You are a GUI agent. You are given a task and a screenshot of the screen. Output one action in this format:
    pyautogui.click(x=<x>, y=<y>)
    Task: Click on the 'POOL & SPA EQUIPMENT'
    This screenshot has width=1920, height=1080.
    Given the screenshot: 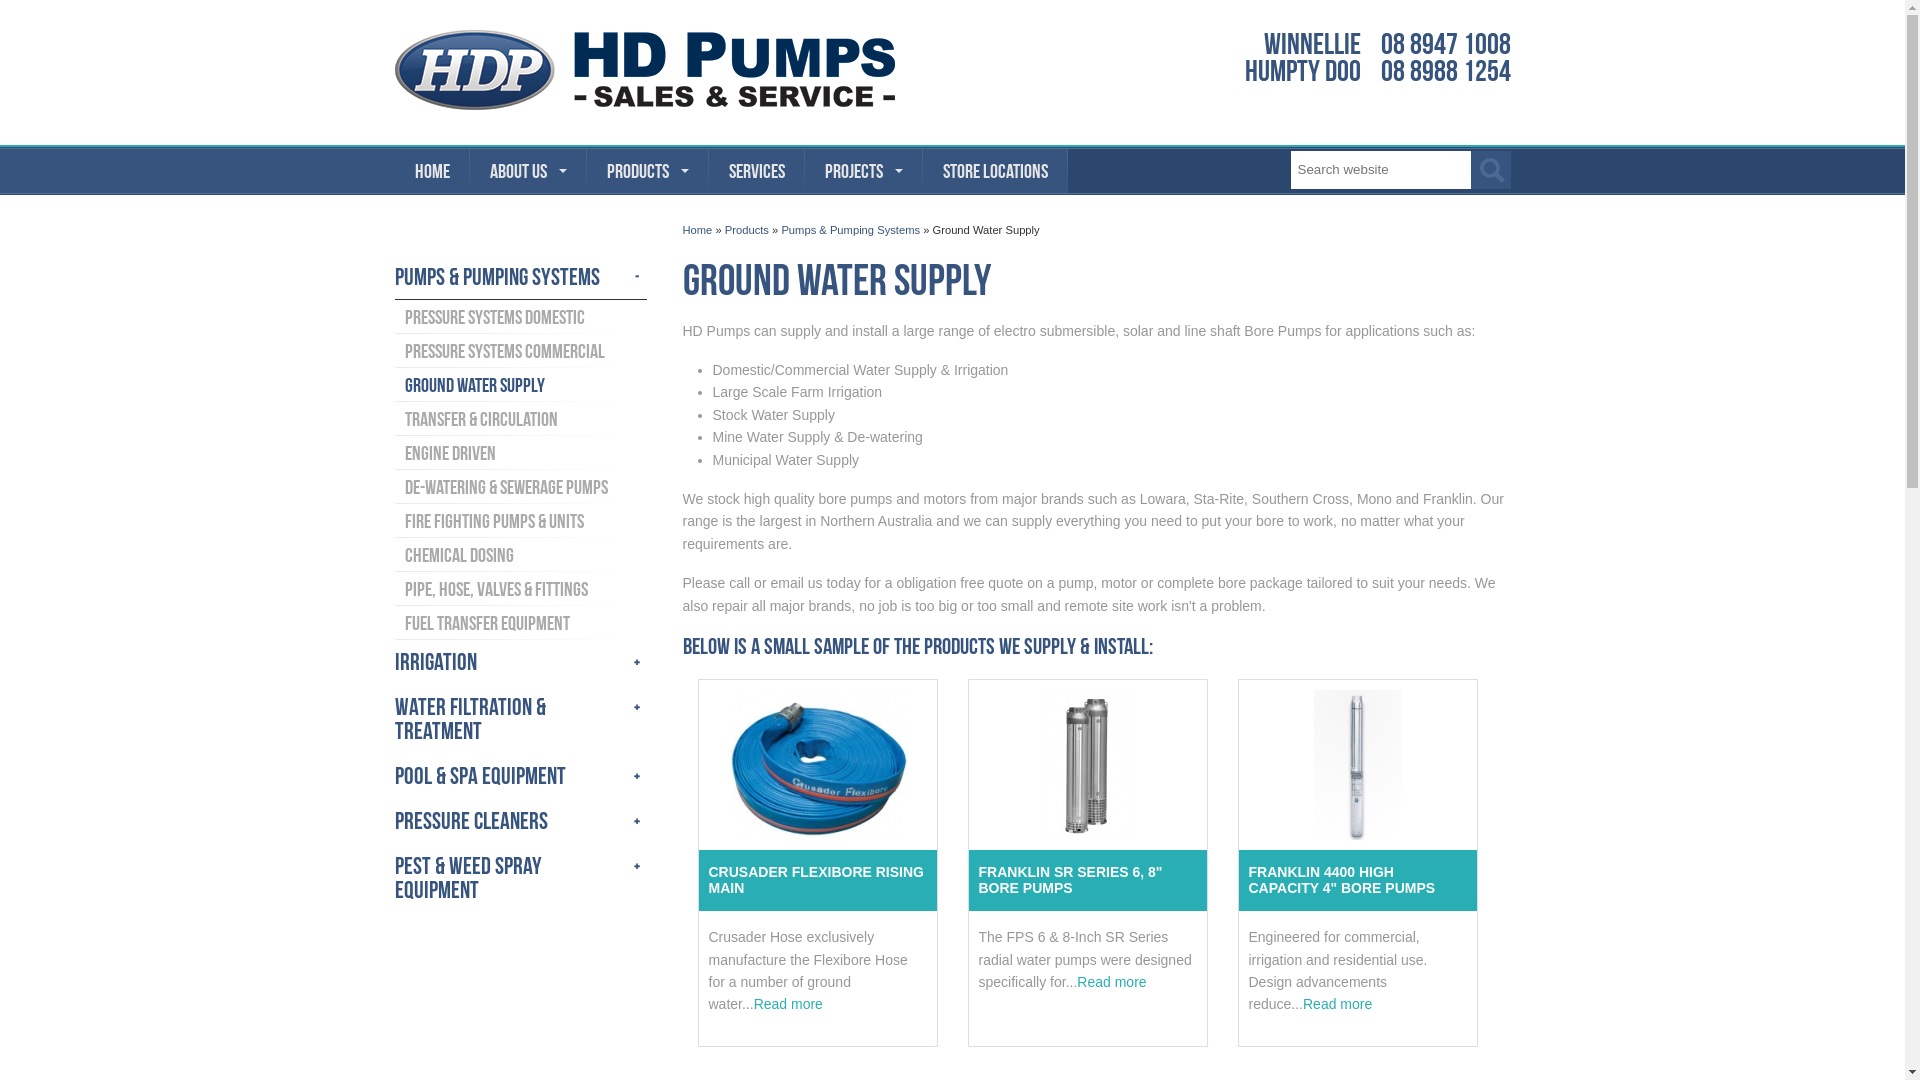 What is the action you would take?
    pyautogui.click(x=519, y=775)
    